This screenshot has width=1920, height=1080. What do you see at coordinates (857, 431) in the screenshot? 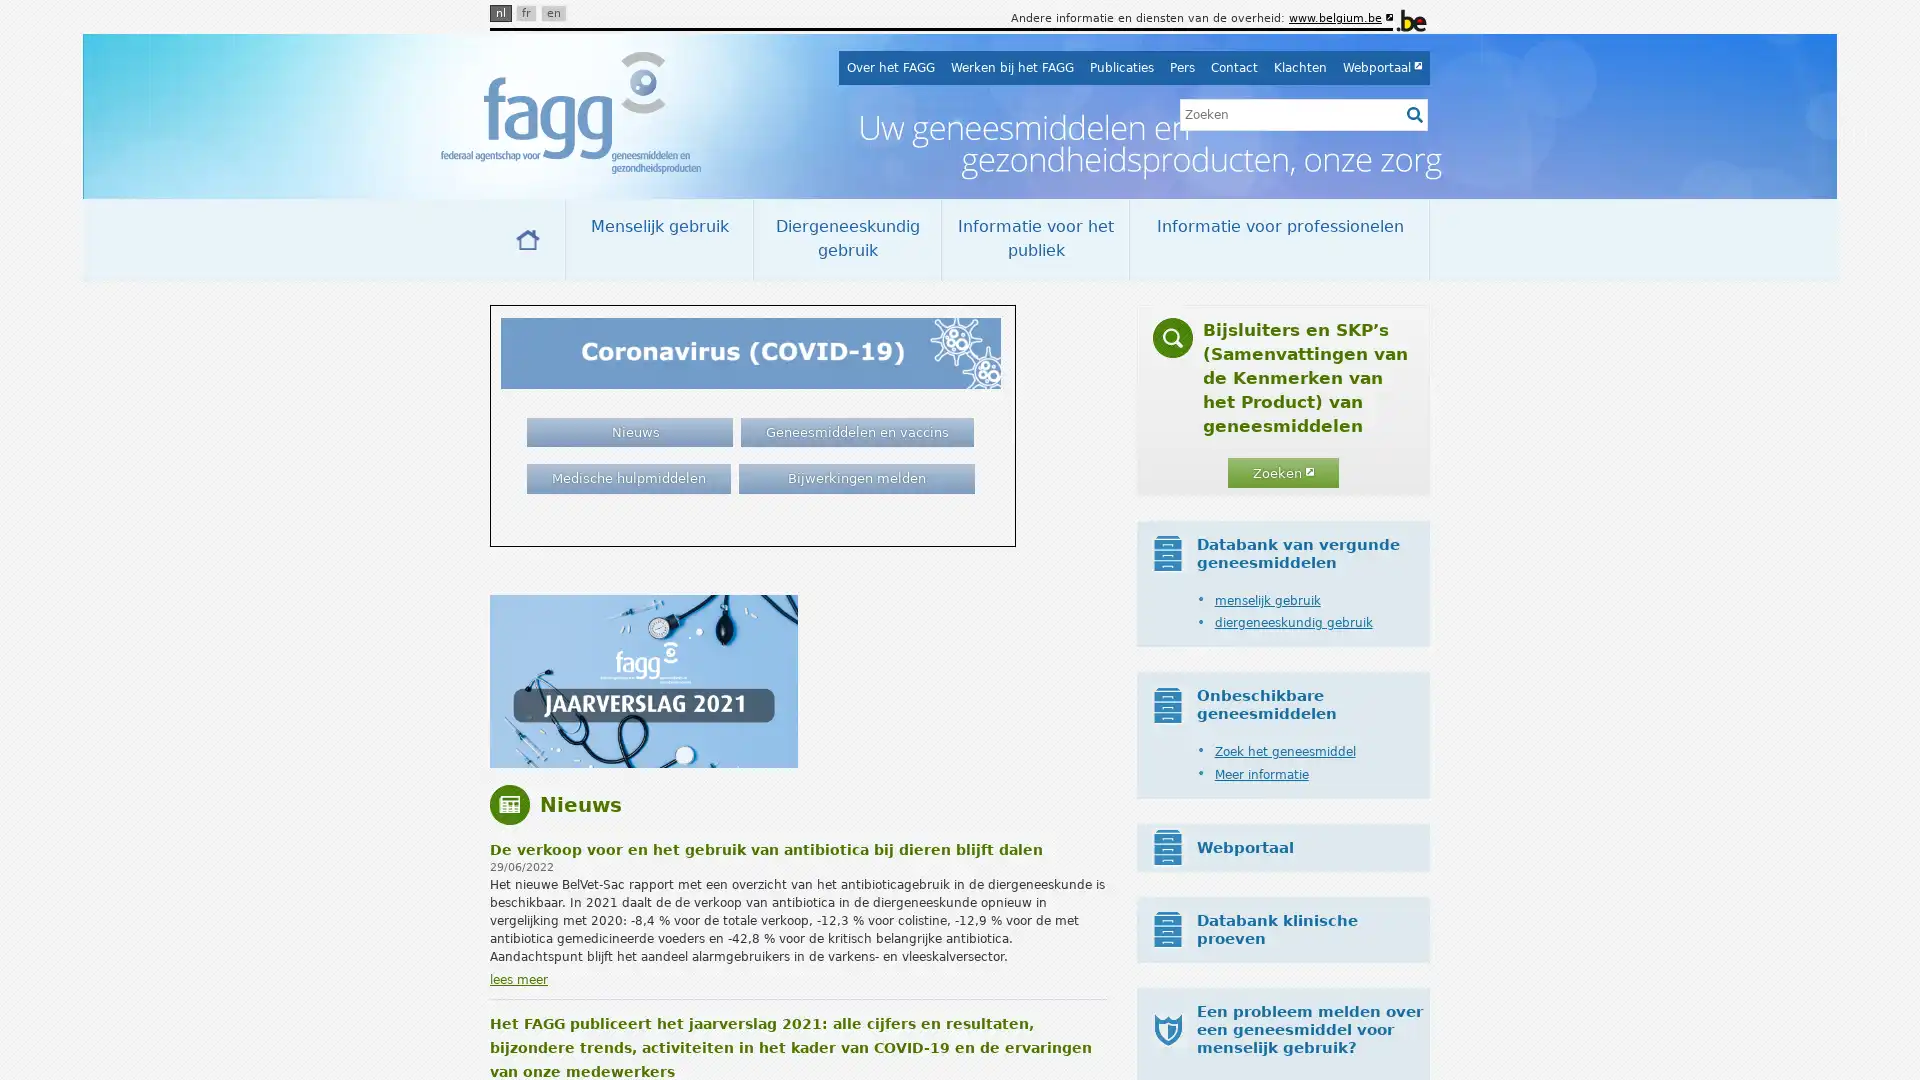
I see `Geneesmiddelen en vaccins` at bounding box center [857, 431].